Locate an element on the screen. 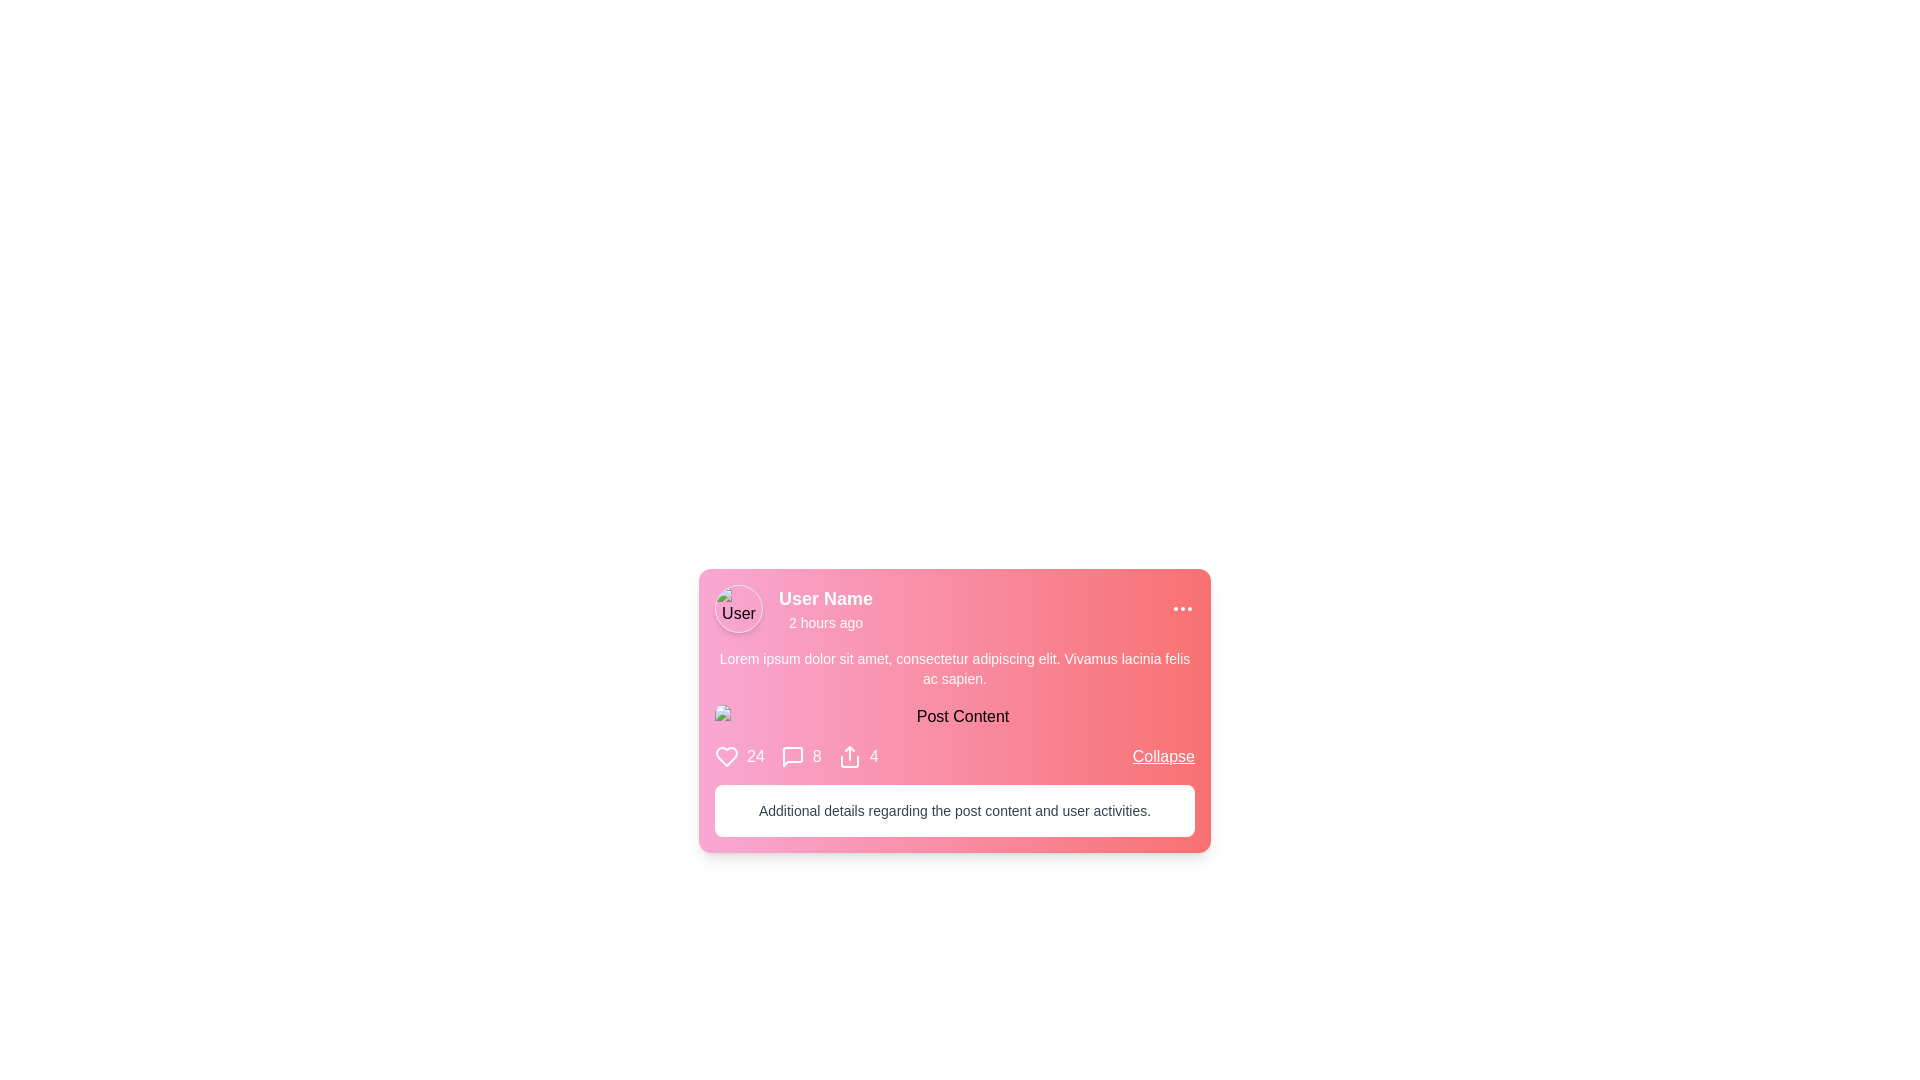 The image size is (1920, 1080). the comments icon located in the bottom section of the UI card is located at coordinates (791, 756).